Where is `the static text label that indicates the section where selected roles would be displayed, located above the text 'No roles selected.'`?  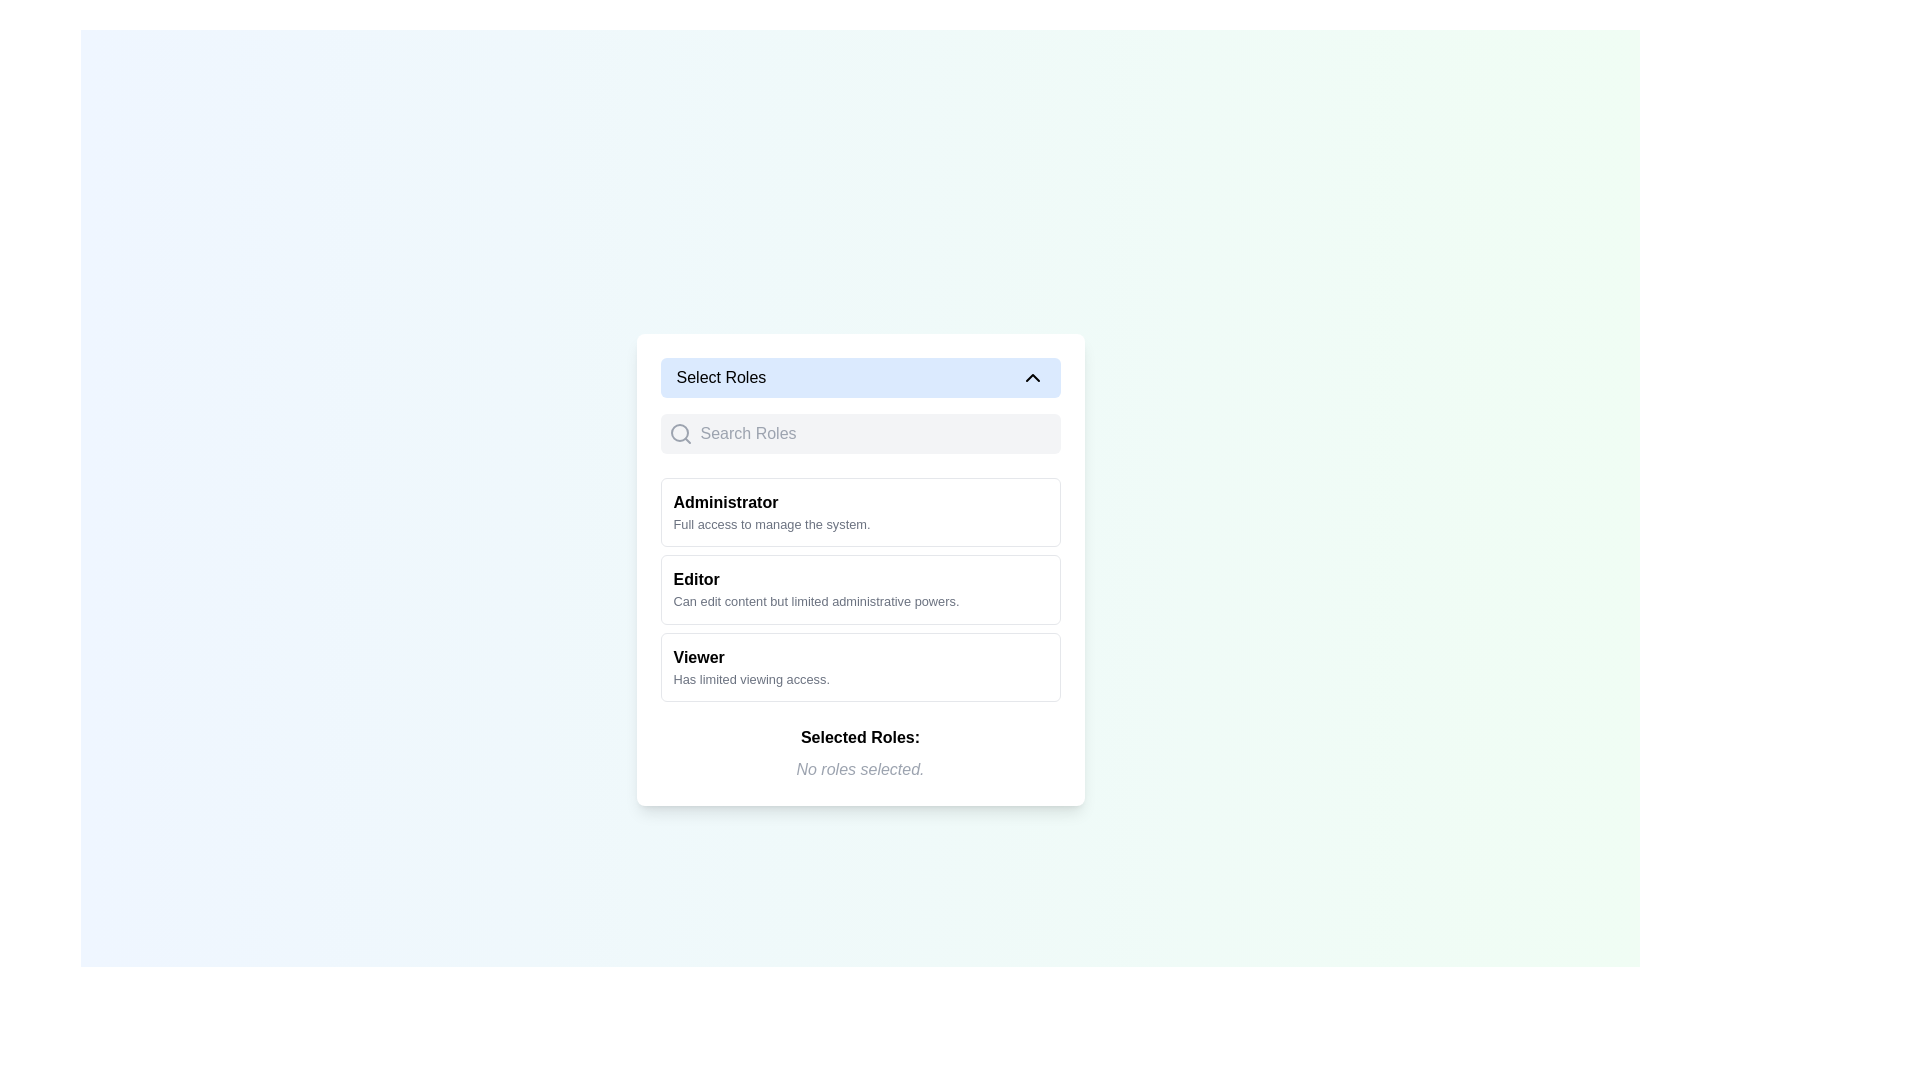
the static text label that indicates the section where selected roles would be displayed, located above the text 'No roles selected.' is located at coordinates (860, 737).